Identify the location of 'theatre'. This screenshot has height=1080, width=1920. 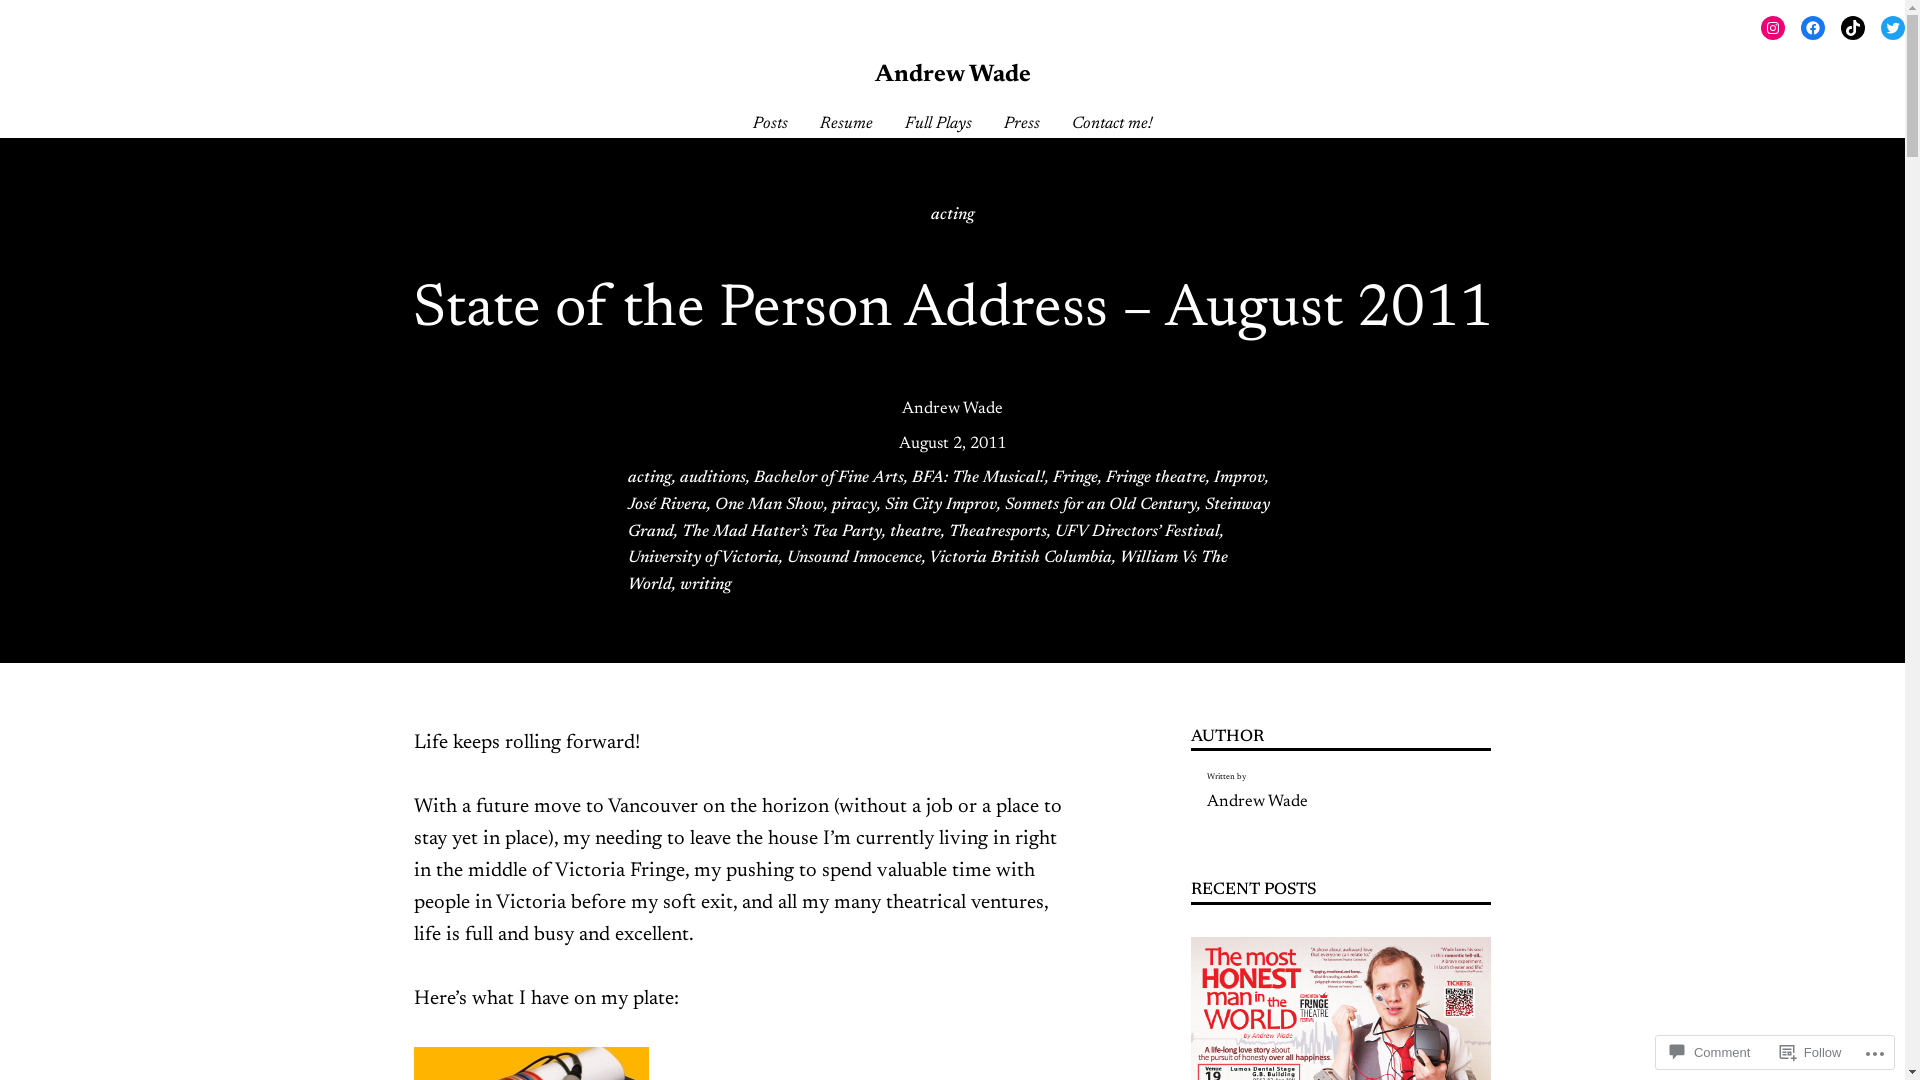
(914, 531).